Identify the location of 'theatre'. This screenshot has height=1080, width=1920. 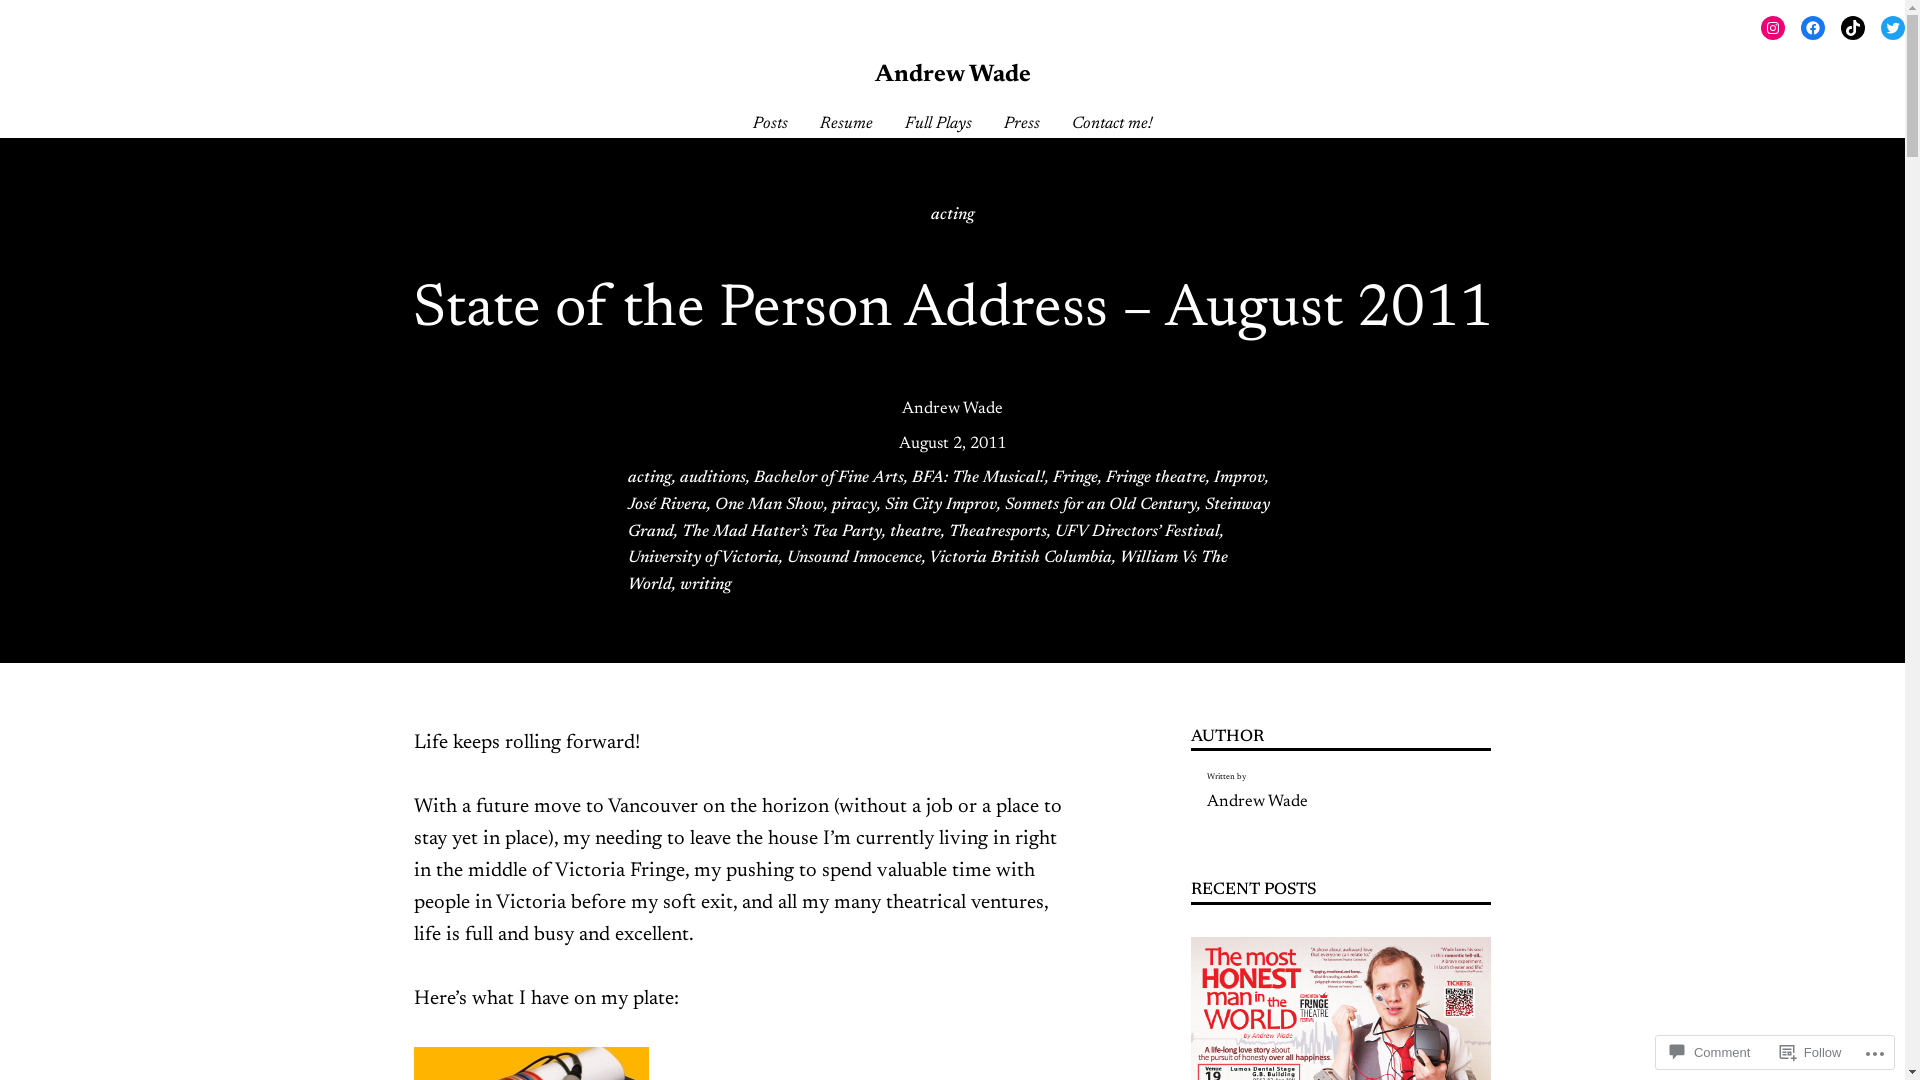
(914, 531).